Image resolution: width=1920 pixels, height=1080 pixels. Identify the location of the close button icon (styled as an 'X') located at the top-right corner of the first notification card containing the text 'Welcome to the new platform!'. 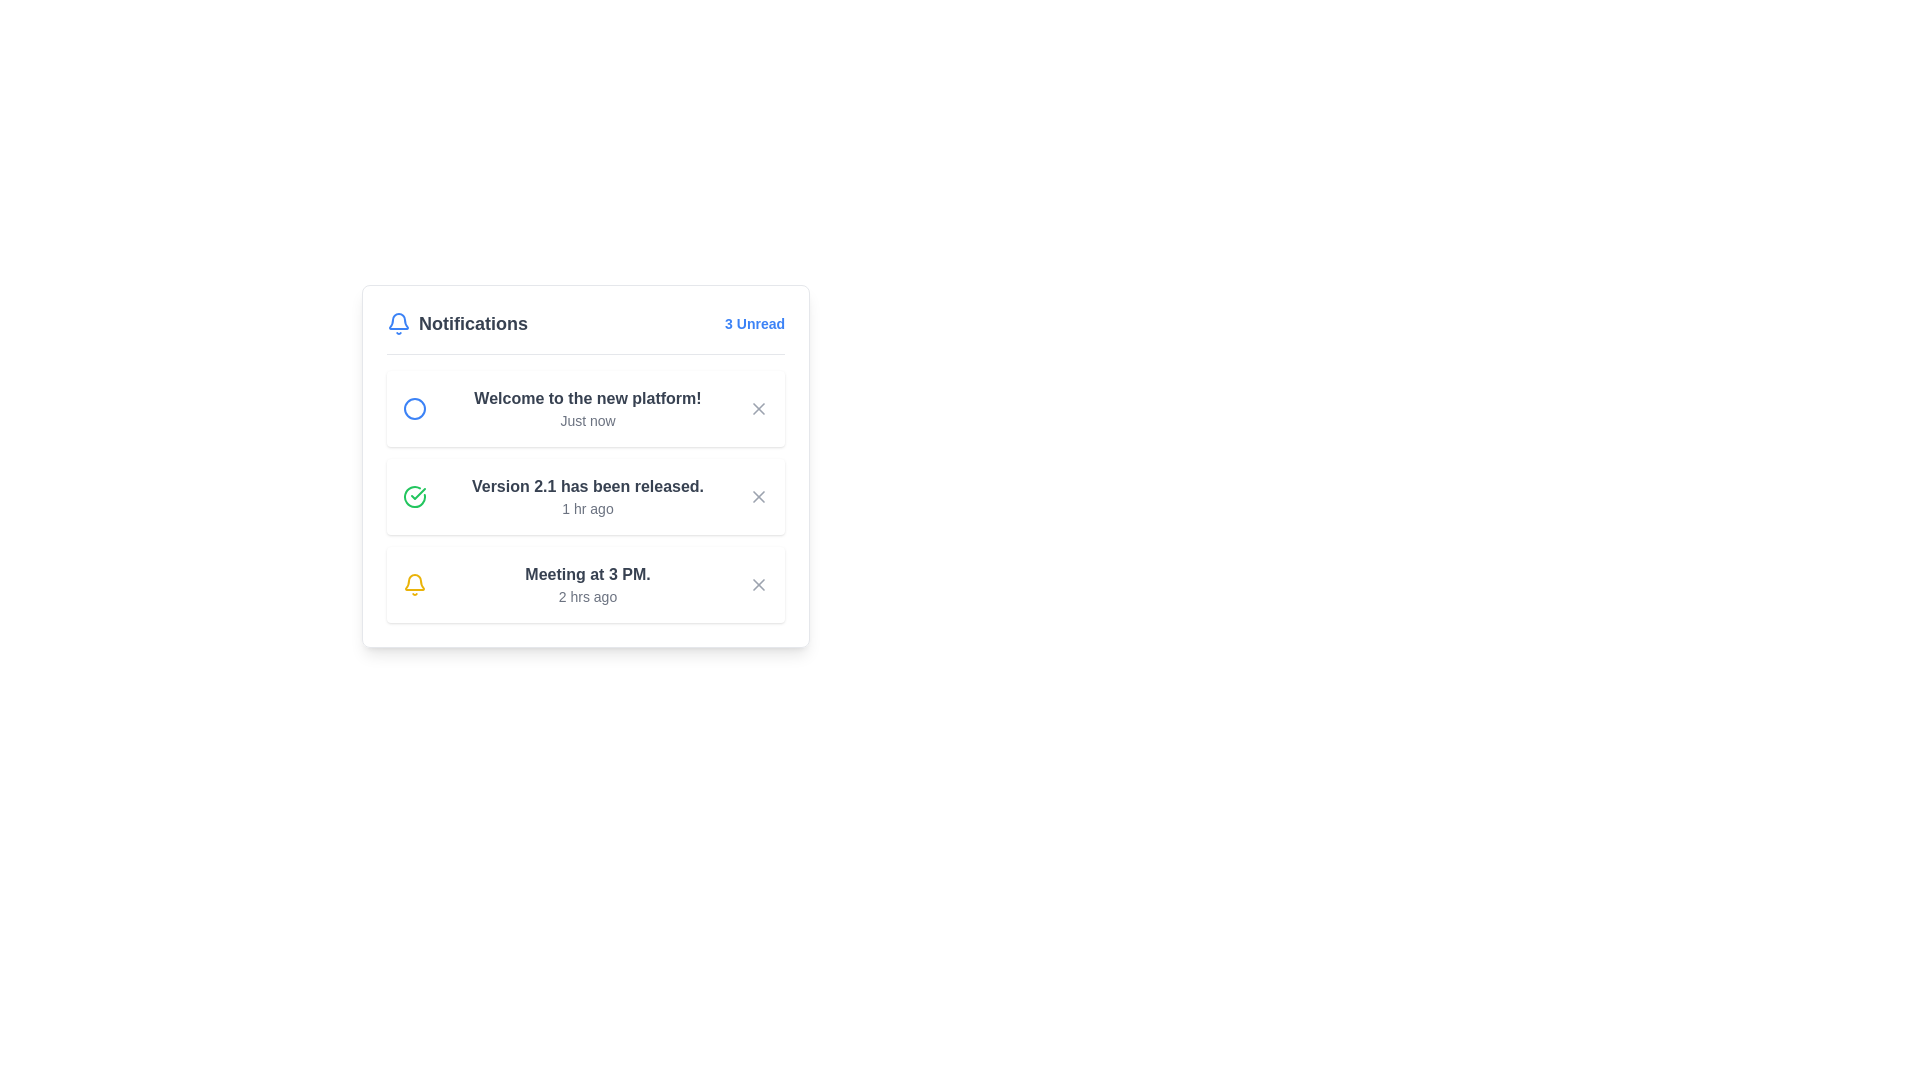
(757, 407).